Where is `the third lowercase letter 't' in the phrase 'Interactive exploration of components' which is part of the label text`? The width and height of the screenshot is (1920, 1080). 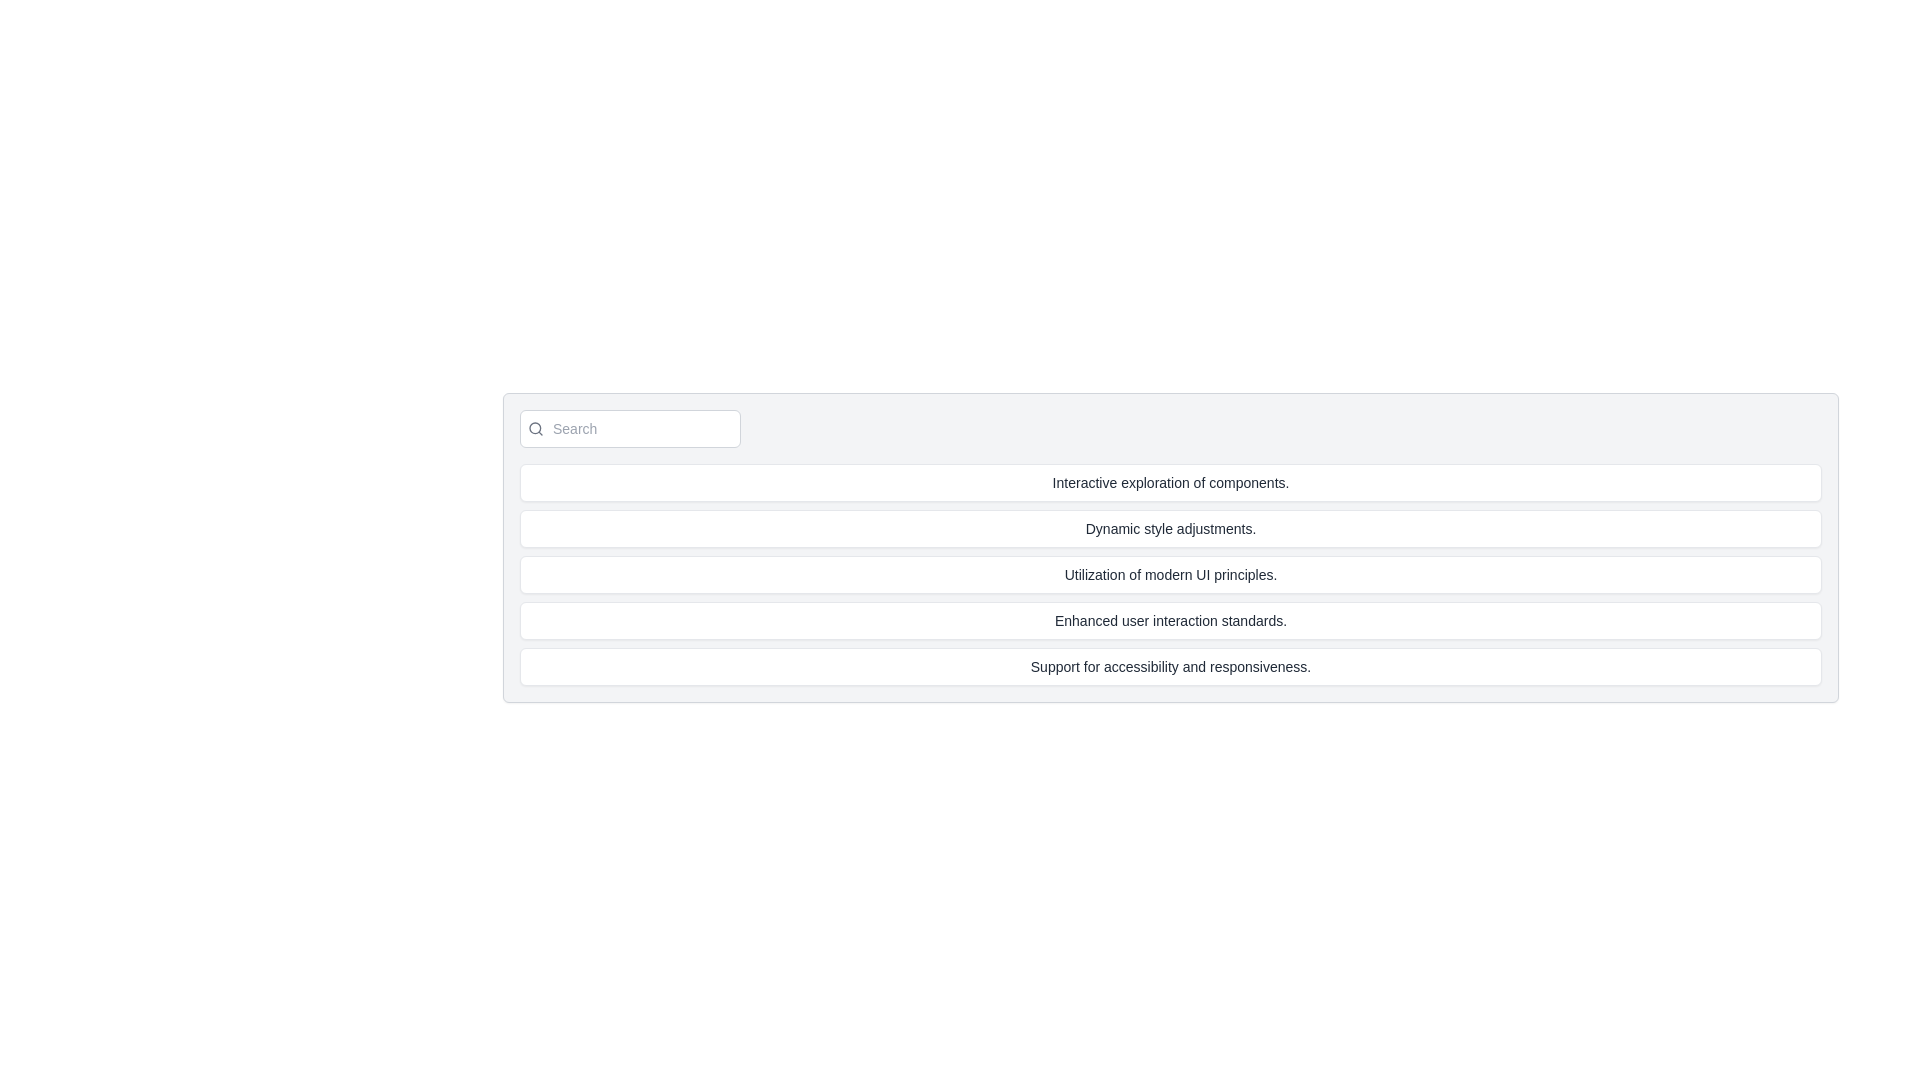
the third lowercase letter 't' in the phrase 'Interactive exploration of components' which is part of the label text is located at coordinates (1096, 482).